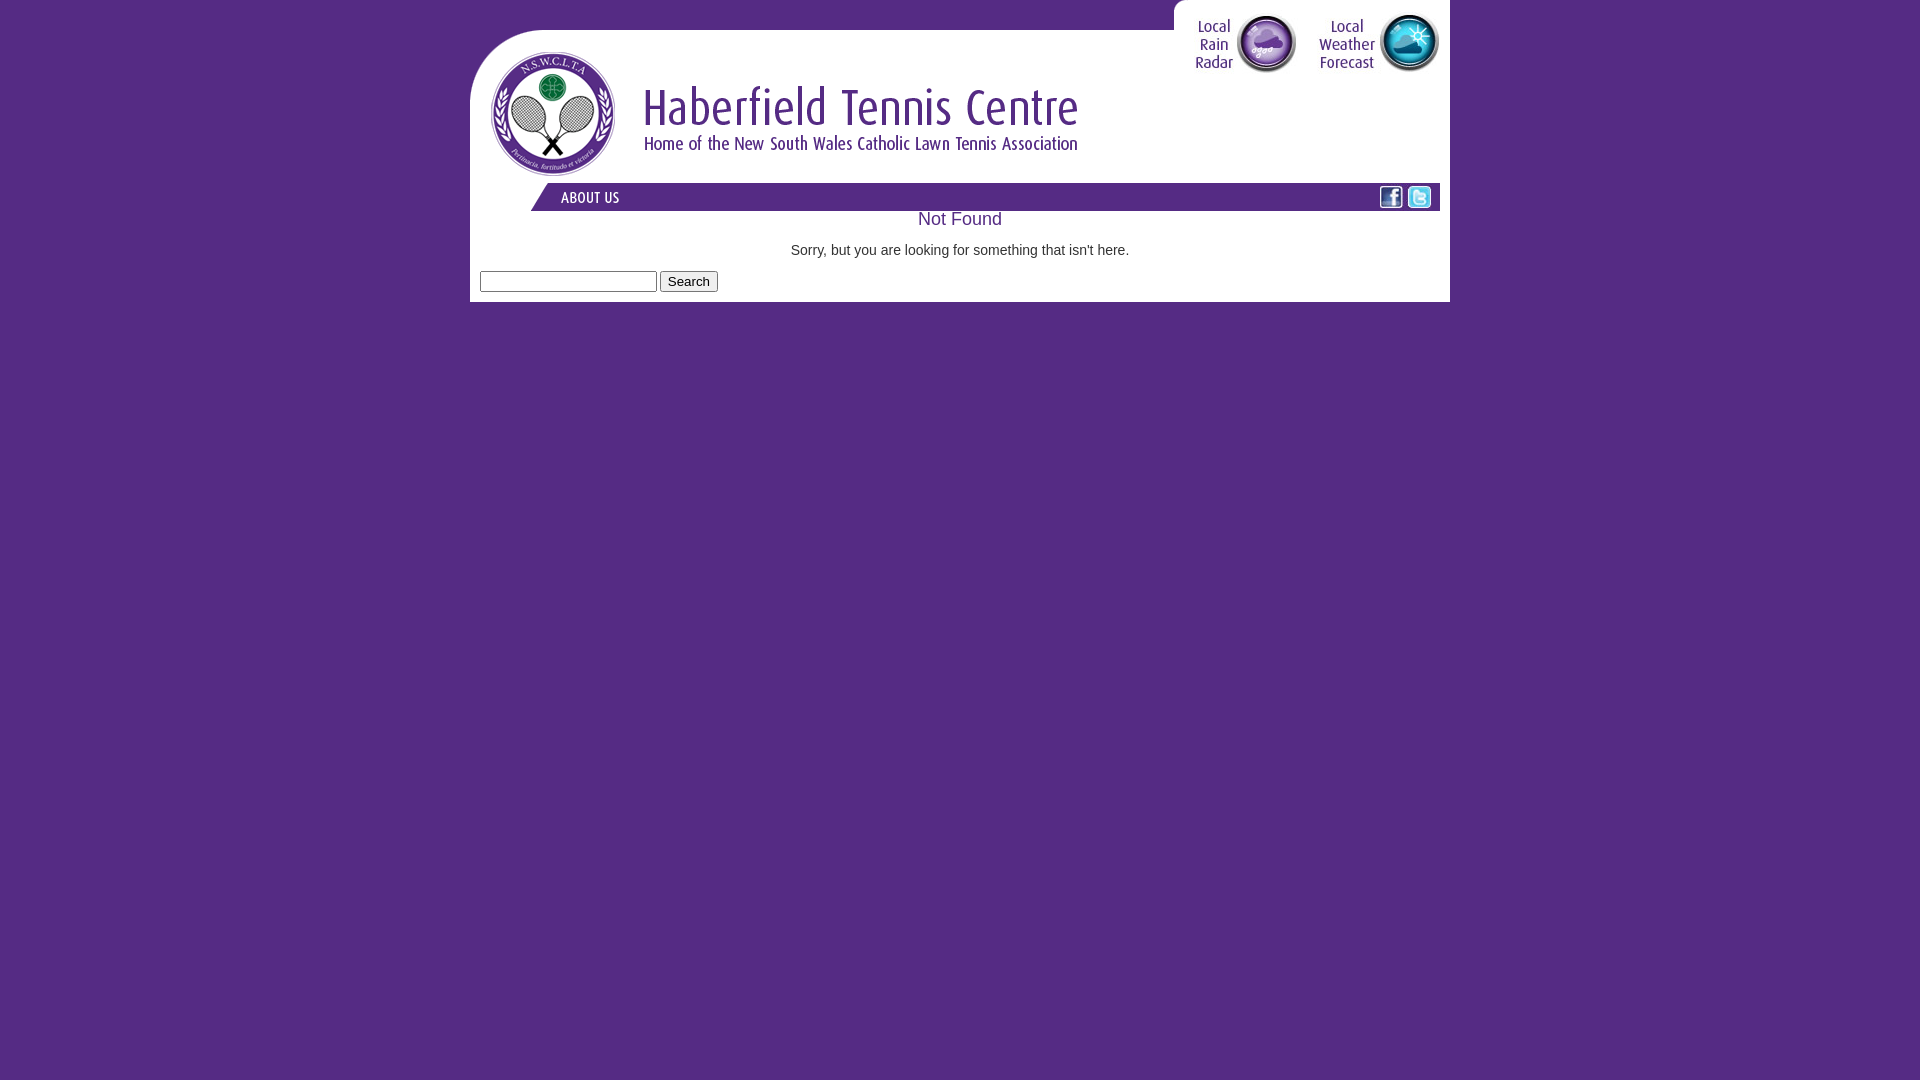 This screenshot has width=1920, height=1080. Describe the element at coordinates (588, 196) in the screenshot. I see `'About Us'` at that location.